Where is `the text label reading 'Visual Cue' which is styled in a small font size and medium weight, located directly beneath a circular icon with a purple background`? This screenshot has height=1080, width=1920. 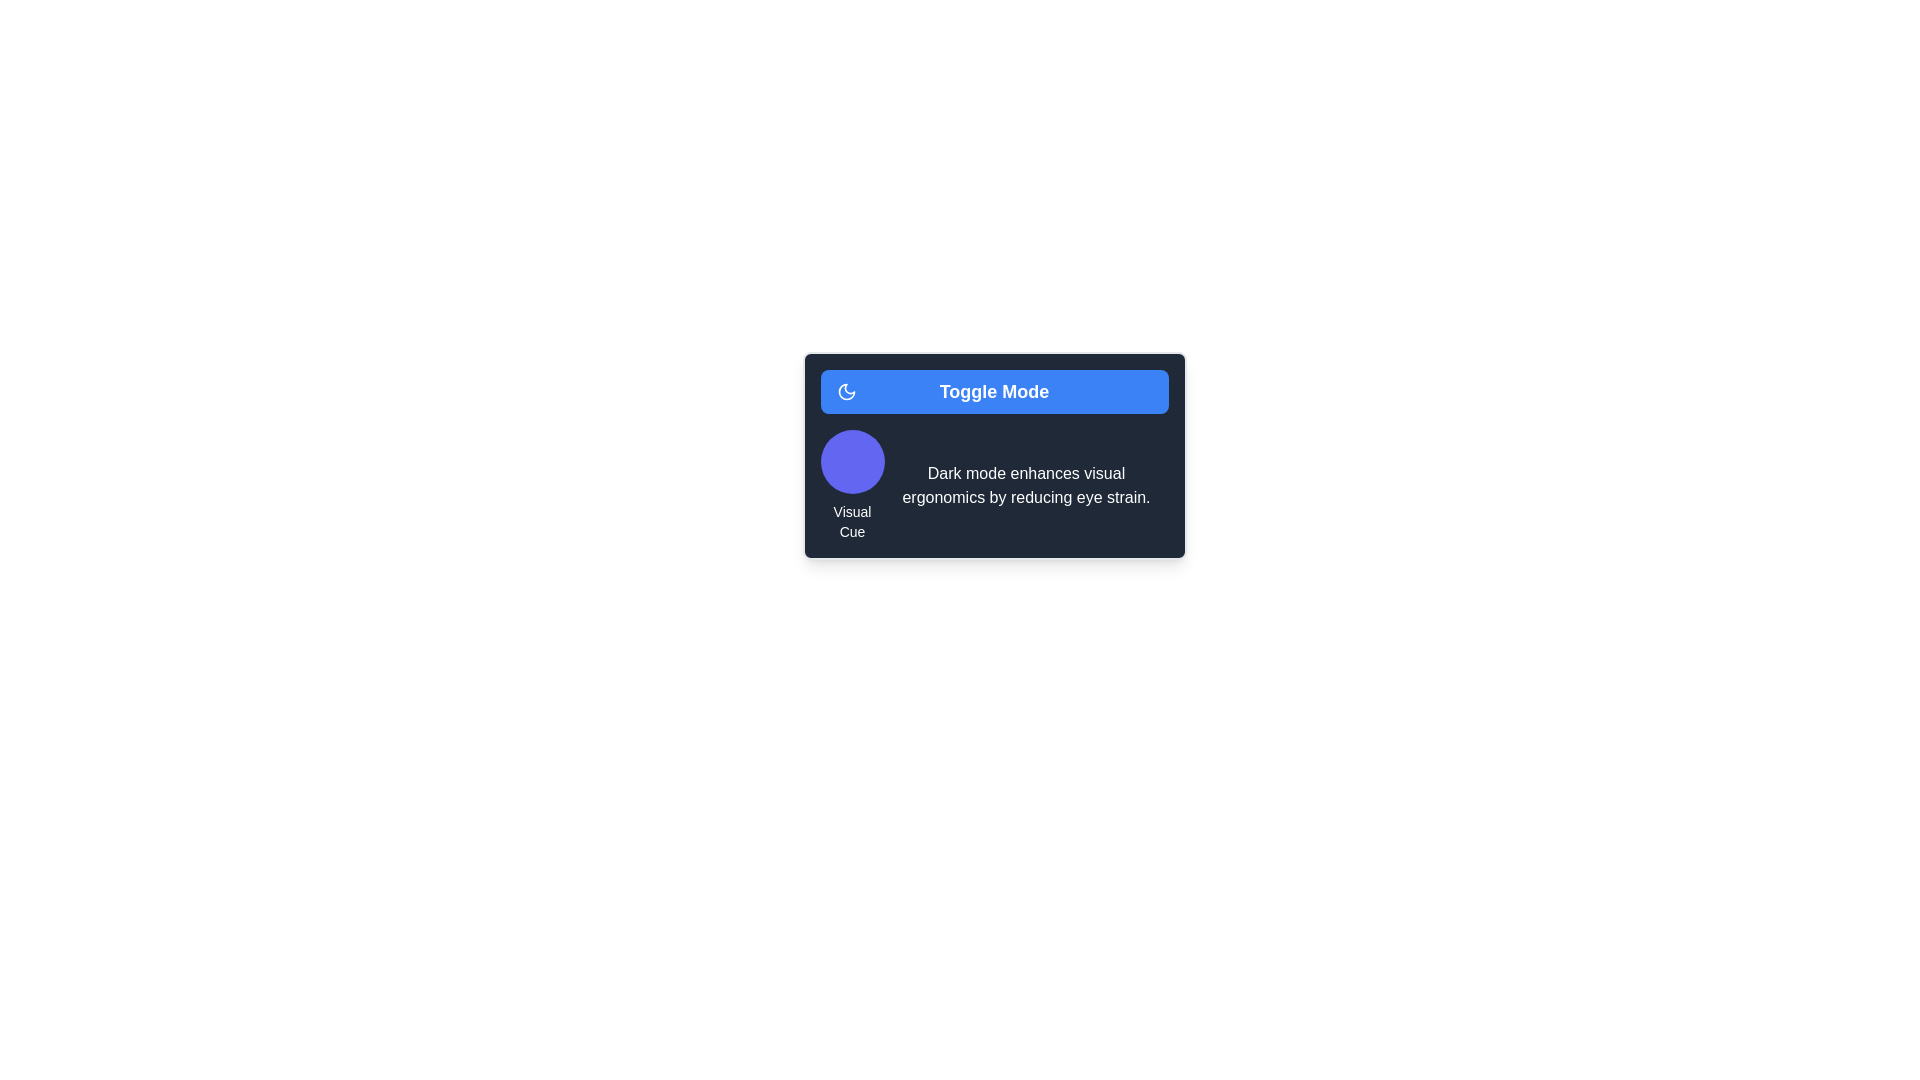
the text label reading 'Visual Cue' which is styled in a small font size and medium weight, located directly beneath a circular icon with a purple background is located at coordinates (852, 520).